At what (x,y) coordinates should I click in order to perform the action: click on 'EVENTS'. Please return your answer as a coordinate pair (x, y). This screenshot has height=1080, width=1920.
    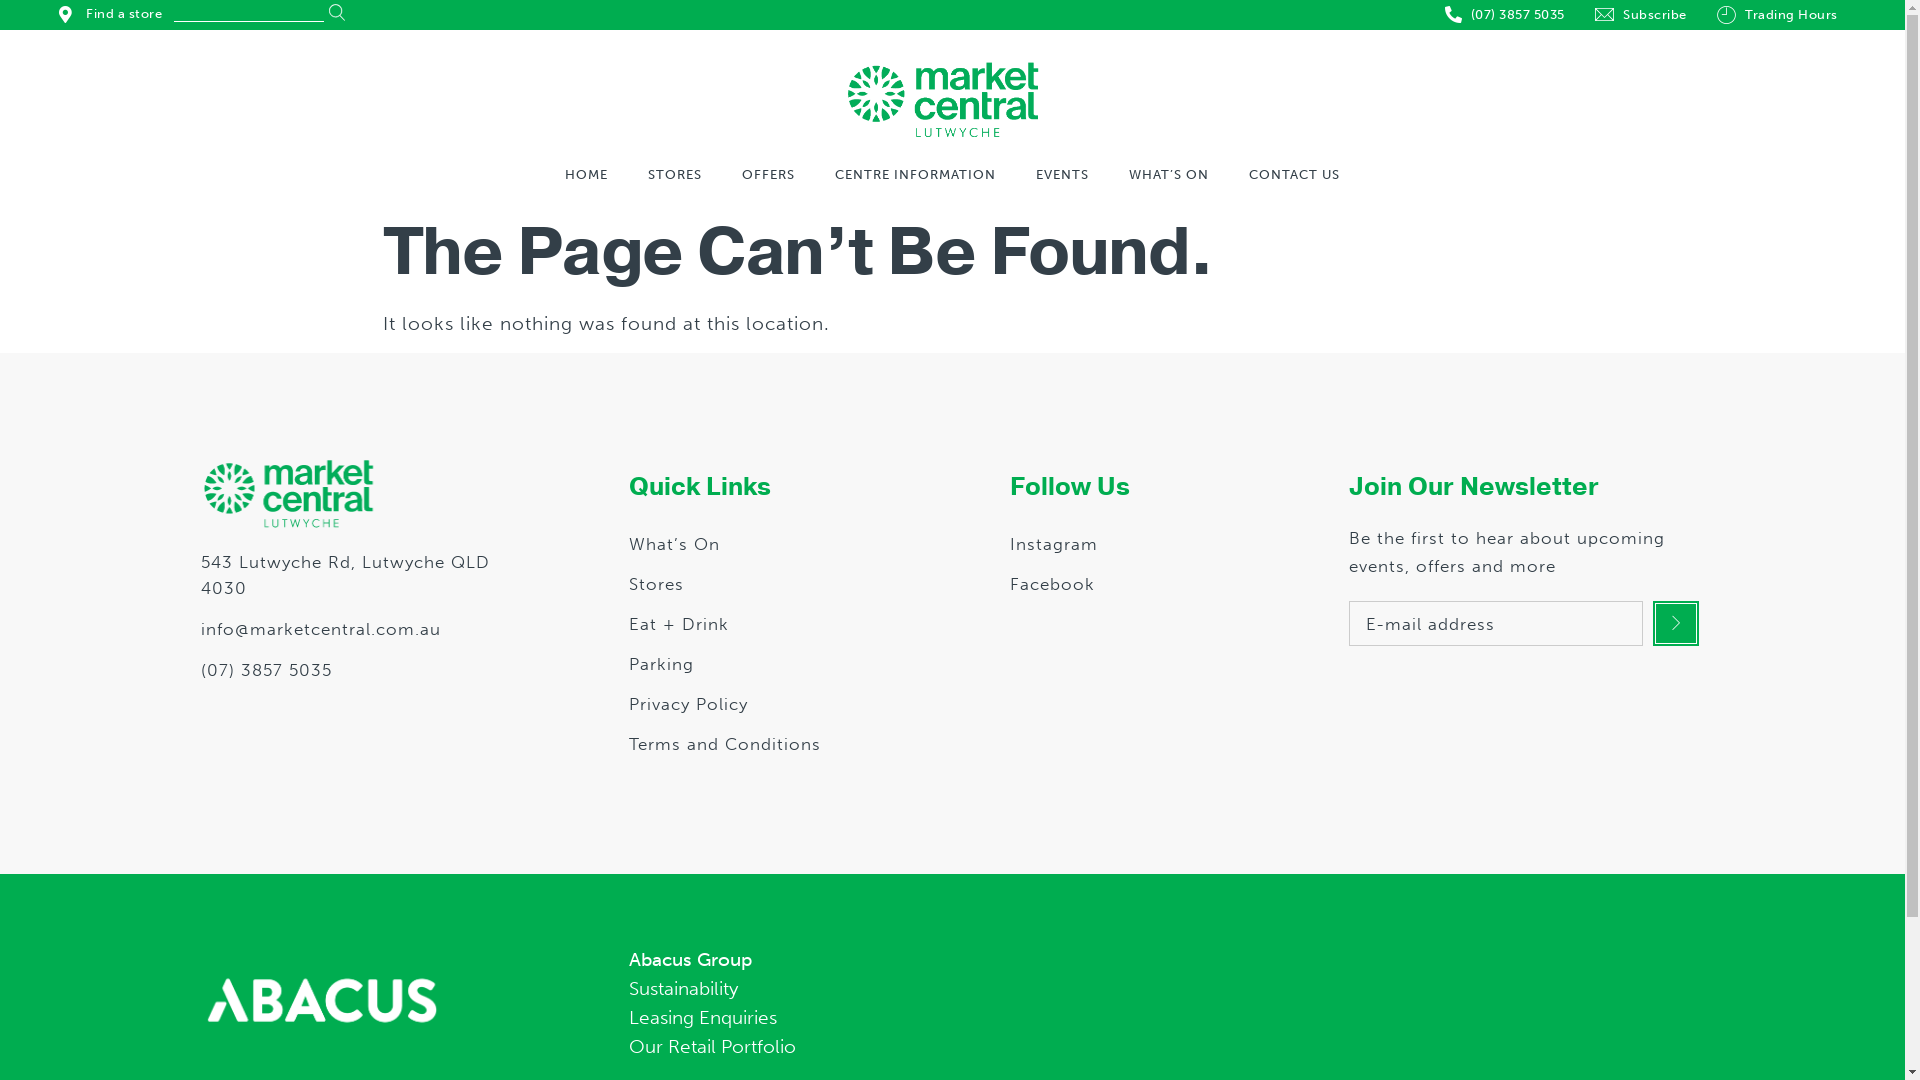
    Looking at the image, I should click on (1061, 173).